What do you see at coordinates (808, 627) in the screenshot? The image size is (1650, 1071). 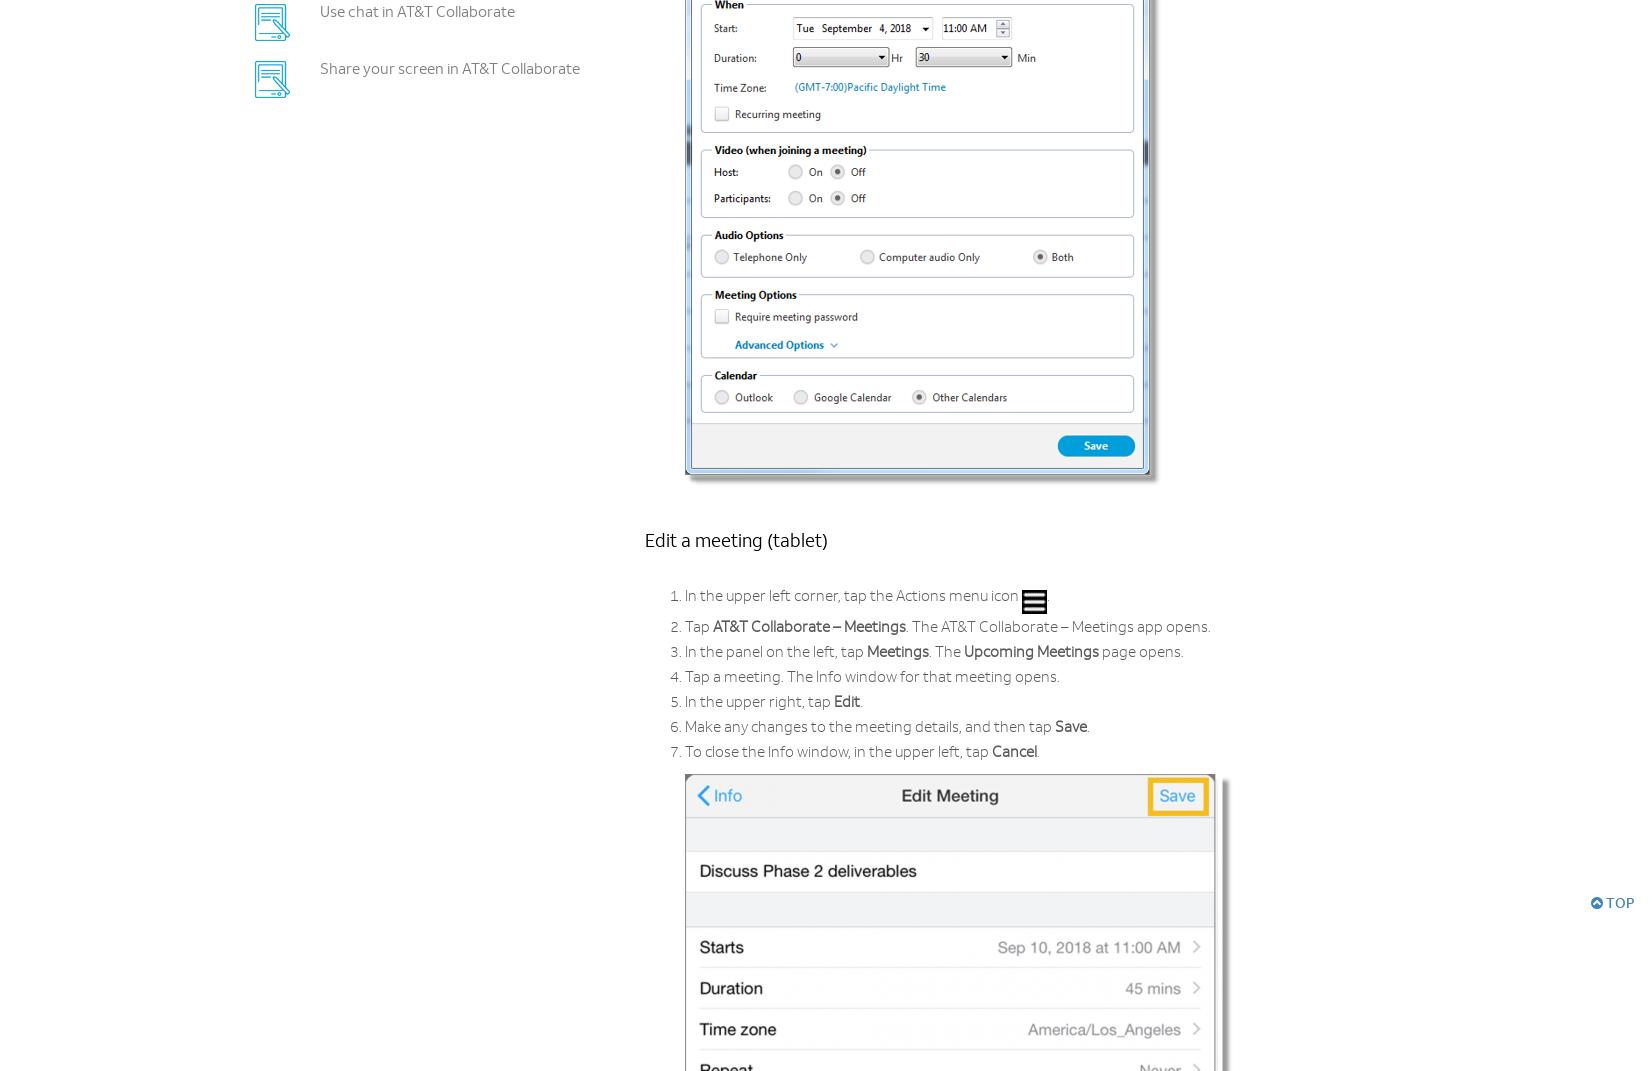 I see `'AT&T Collaborate – Meetings'` at bounding box center [808, 627].